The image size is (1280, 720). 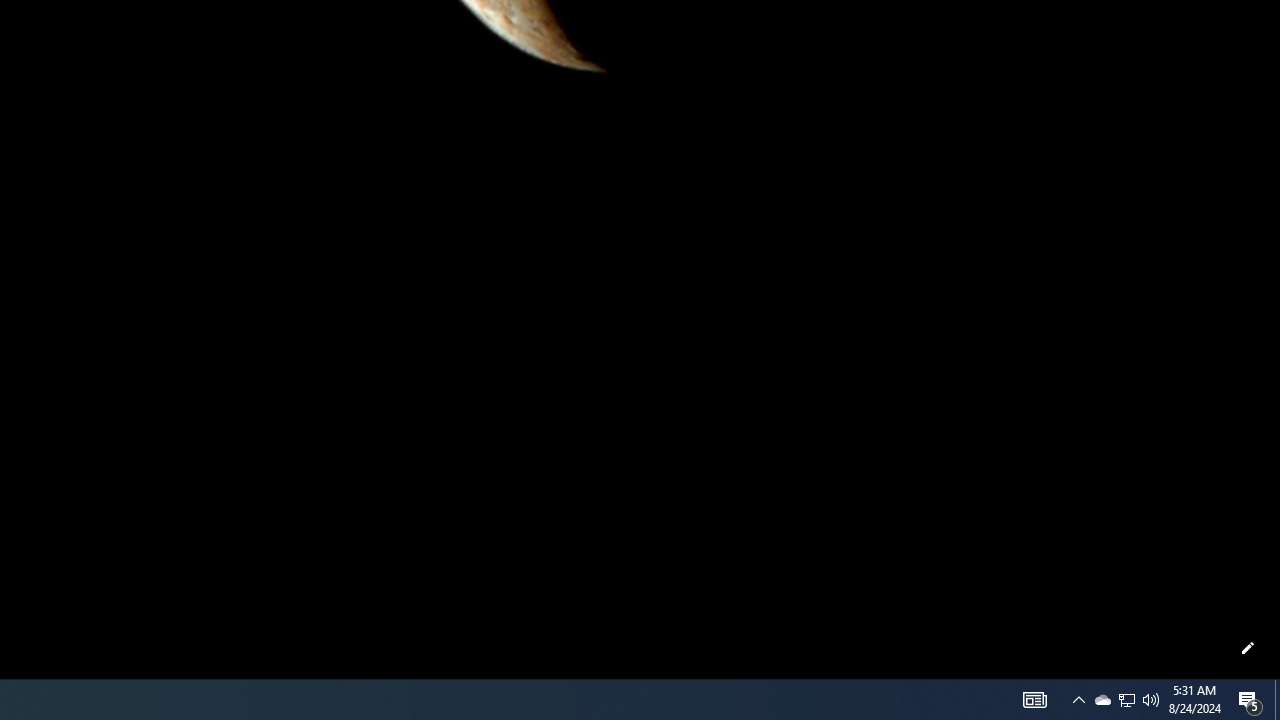 What do you see at coordinates (1034, 698) in the screenshot?
I see `'AutomationID: 4105'` at bounding box center [1034, 698].